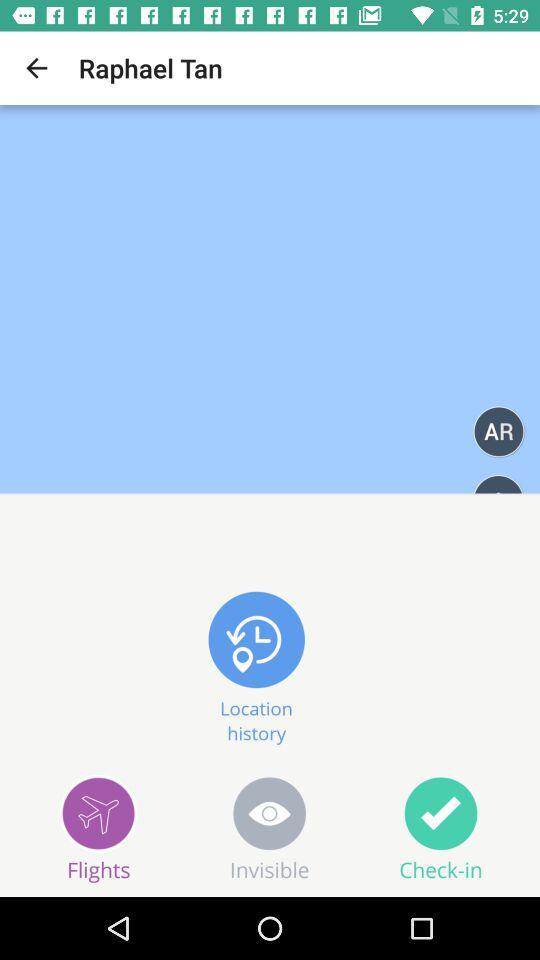 Image resolution: width=540 pixels, height=960 pixels. What do you see at coordinates (498, 432) in the screenshot?
I see `the 2 alphabet text below raphael tan at right of it` at bounding box center [498, 432].